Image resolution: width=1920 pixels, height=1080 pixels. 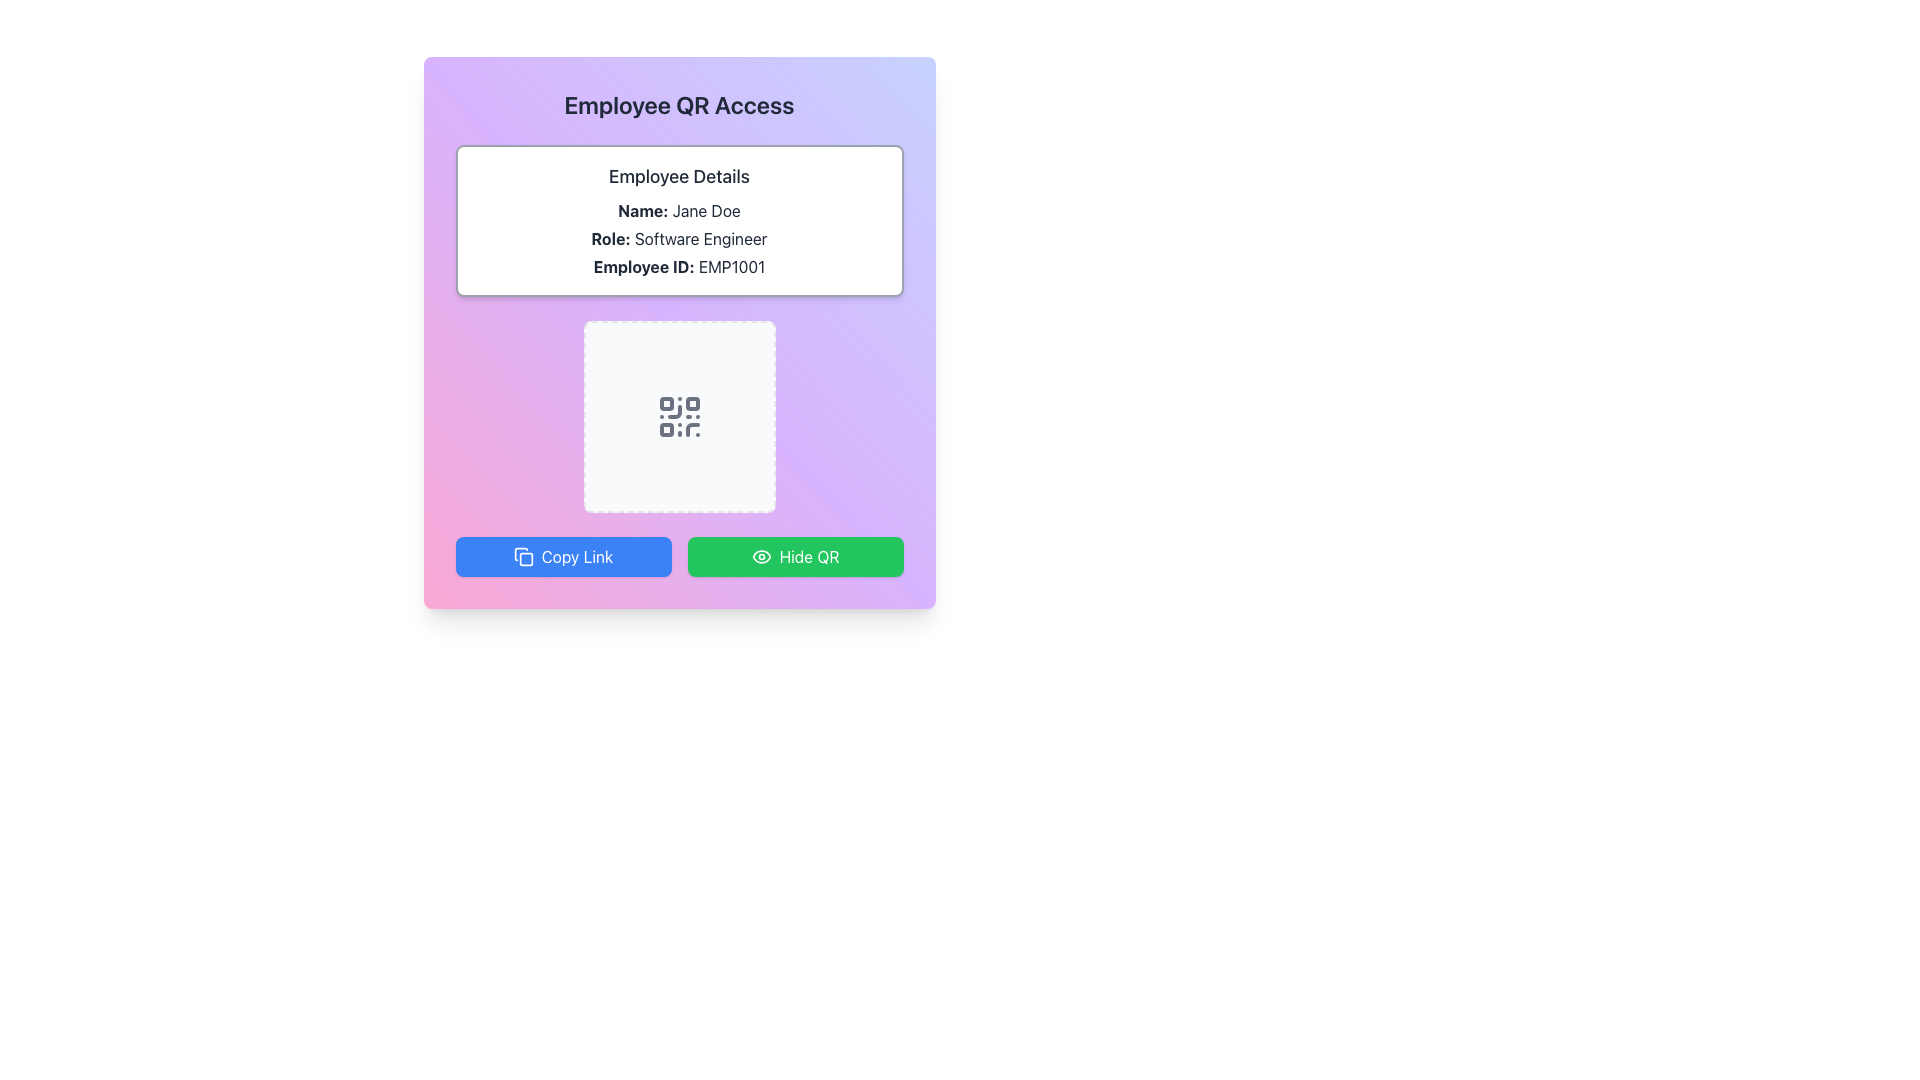 What do you see at coordinates (666, 404) in the screenshot?
I see `the top-left square of the QR code graphic, which is prominently placed in the center of the user interface` at bounding box center [666, 404].